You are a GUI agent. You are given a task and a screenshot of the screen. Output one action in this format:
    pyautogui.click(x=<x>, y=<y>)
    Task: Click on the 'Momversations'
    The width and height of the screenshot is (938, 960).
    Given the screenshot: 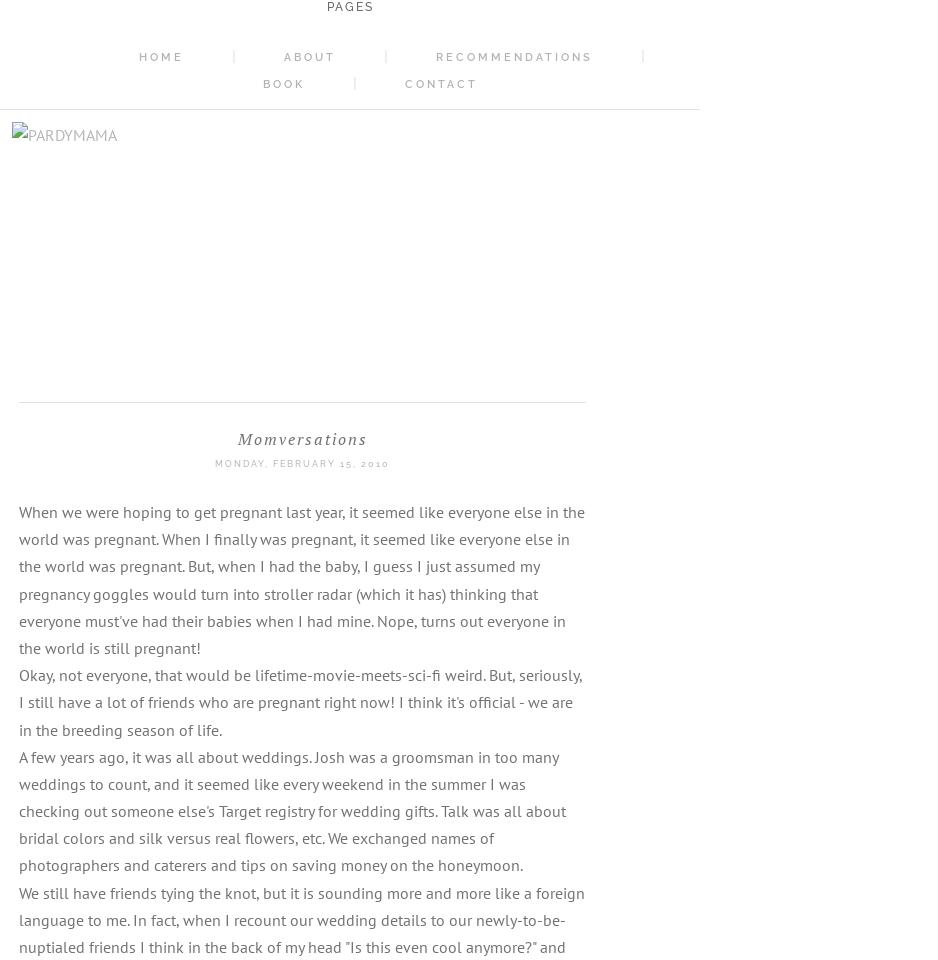 What is the action you would take?
    pyautogui.click(x=302, y=439)
    